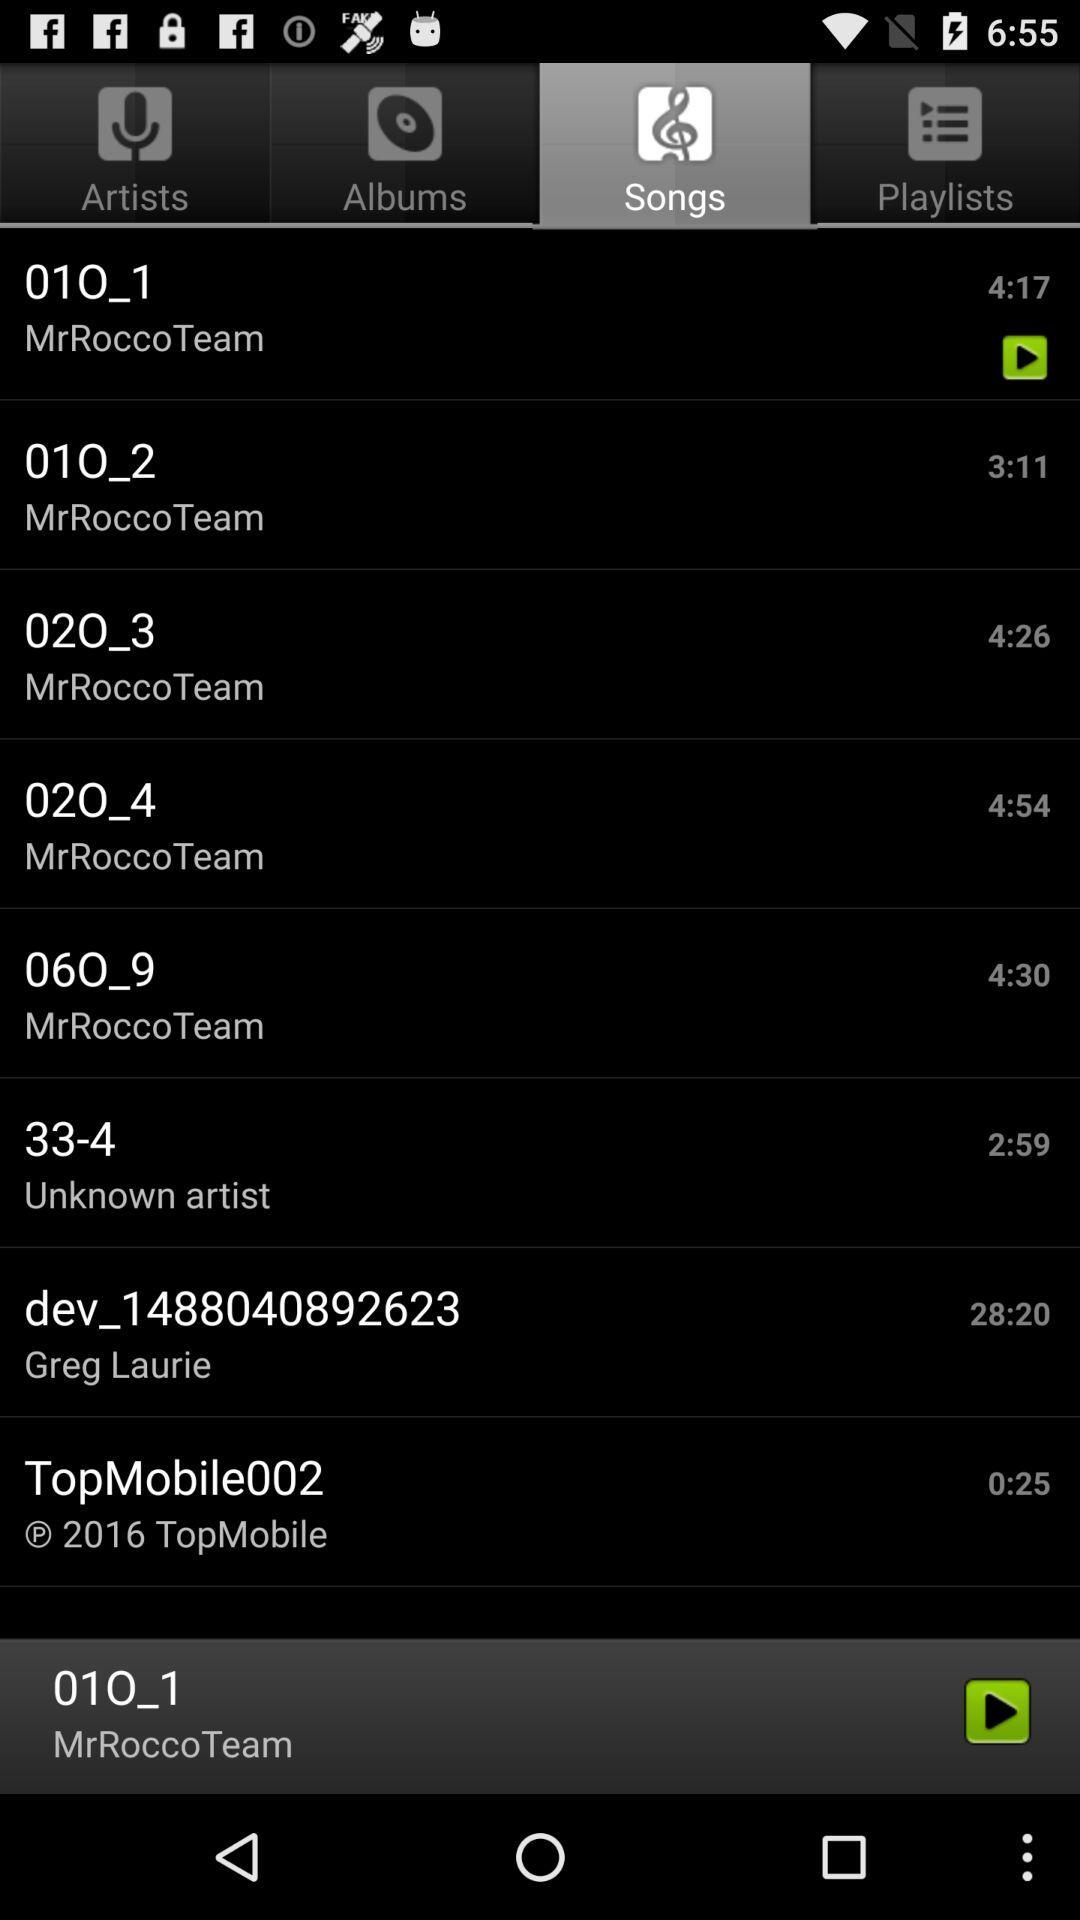 This screenshot has width=1080, height=1920. I want to click on item next to the playlists item, so click(405, 146).